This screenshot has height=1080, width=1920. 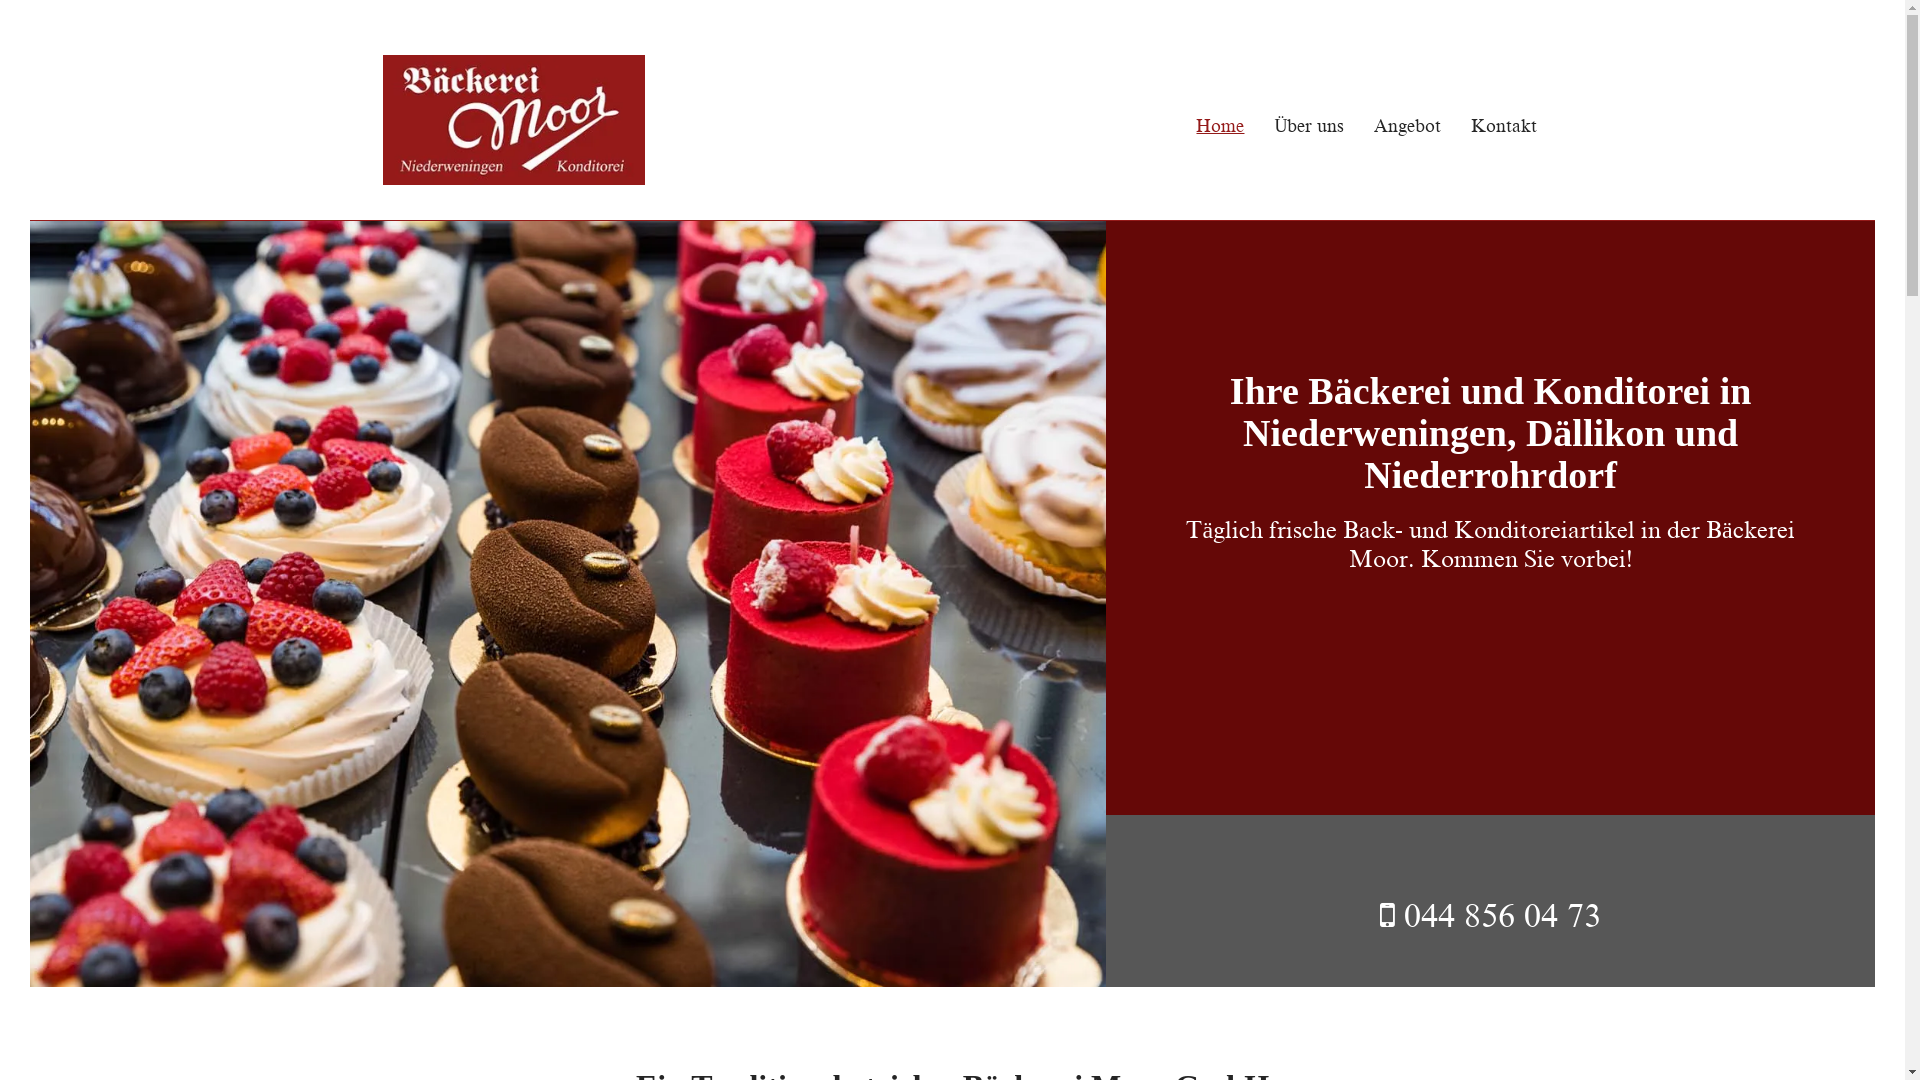 What do you see at coordinates (1440, 126) in the screenshot?
I see `'Kontakt'` at bounding box center [1440, 126].